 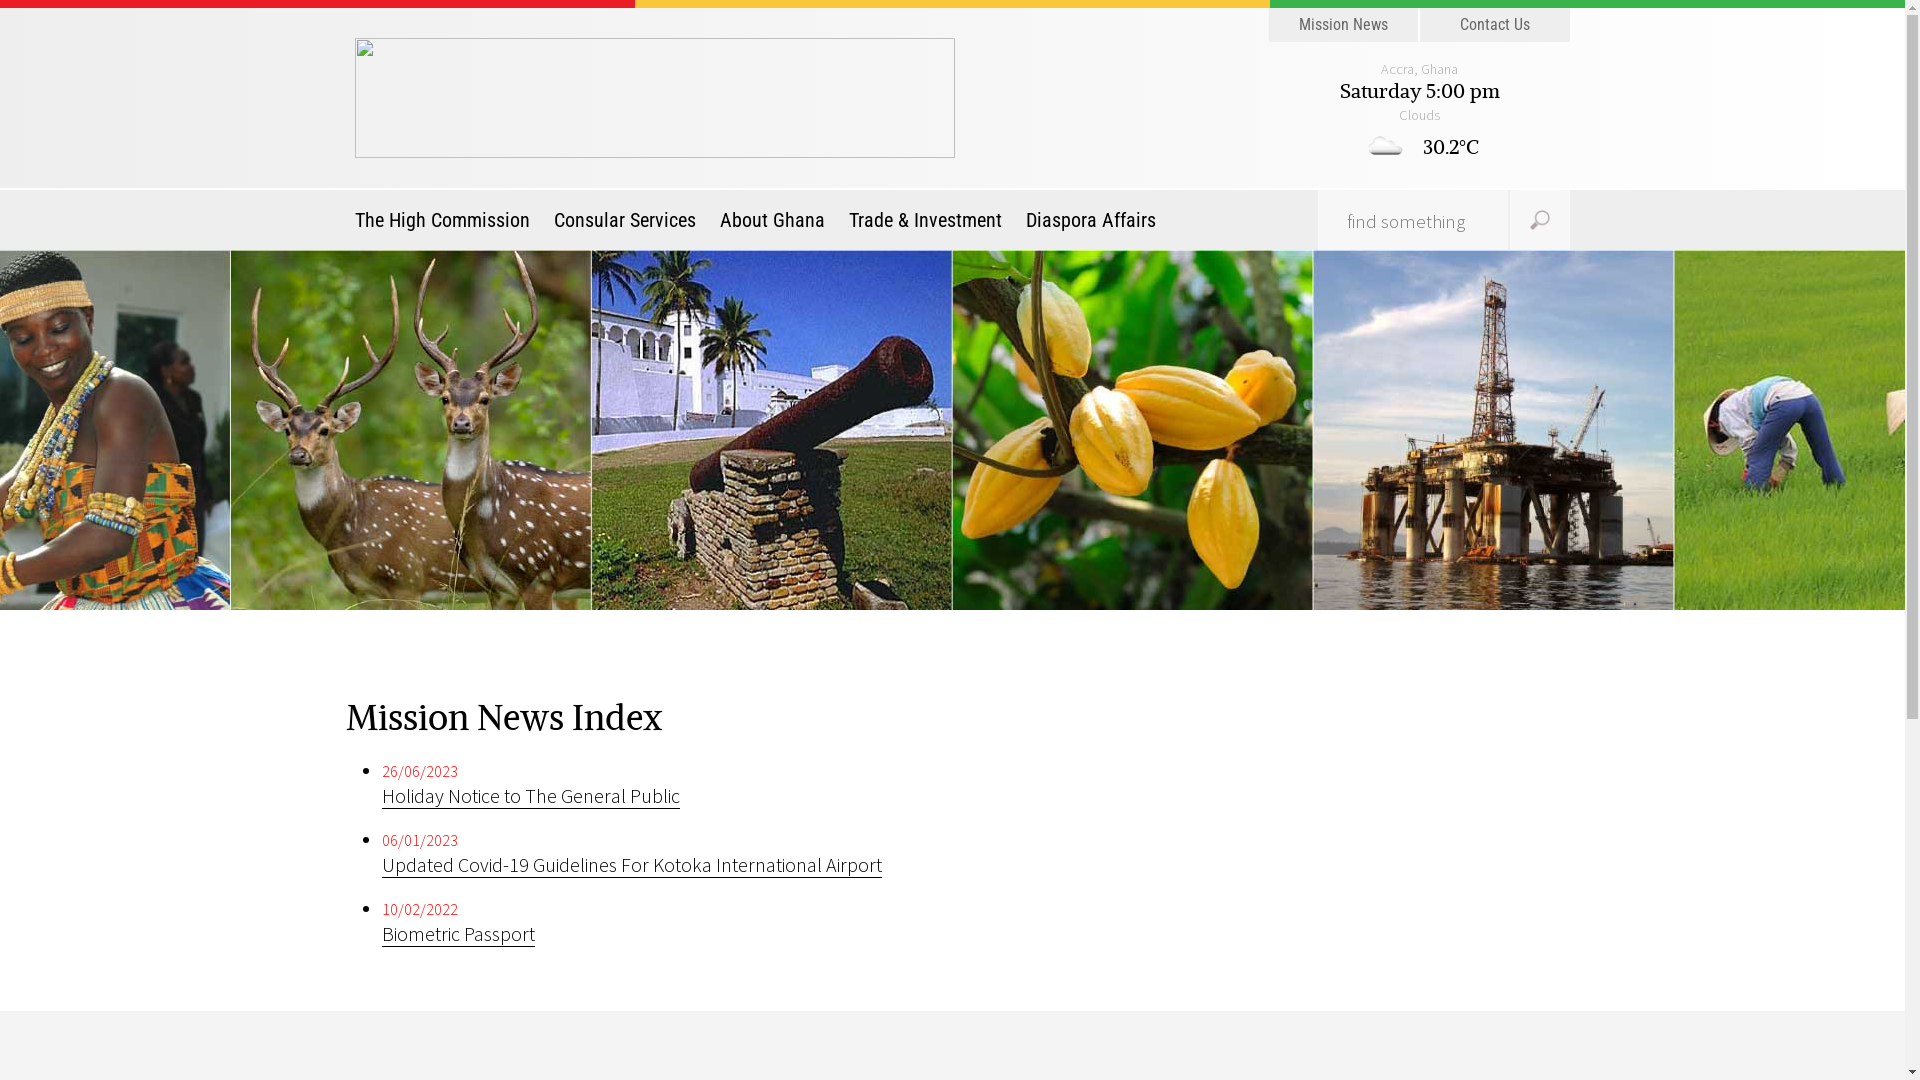 What do you see at coordinates (531, 794) in the screenshot?
I see `'Holiday Notice to The General Public'` at bounding box center [531, 794].